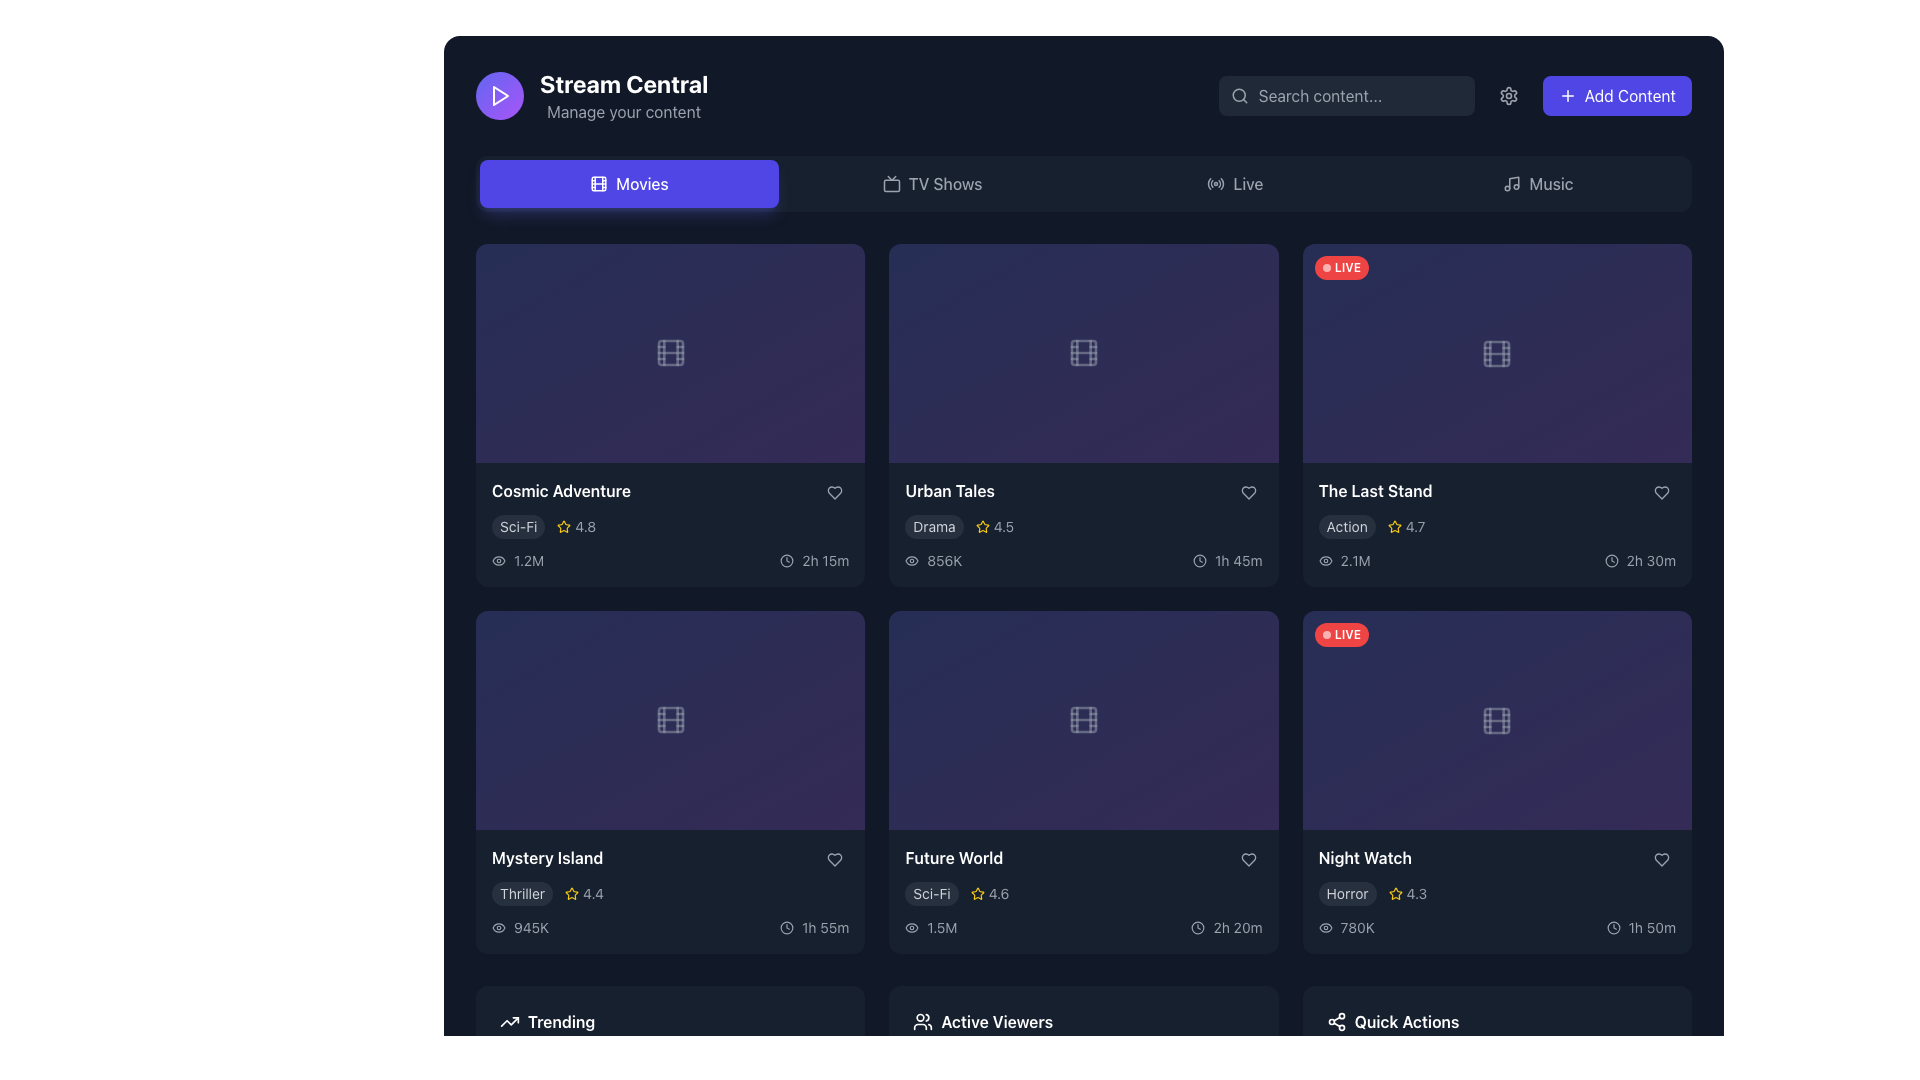  What do you see at coordinates (1617, 96) in the screenshot?
I see `the add content button located in the top-right corner of the interface` at bounding box center [1617, 96].